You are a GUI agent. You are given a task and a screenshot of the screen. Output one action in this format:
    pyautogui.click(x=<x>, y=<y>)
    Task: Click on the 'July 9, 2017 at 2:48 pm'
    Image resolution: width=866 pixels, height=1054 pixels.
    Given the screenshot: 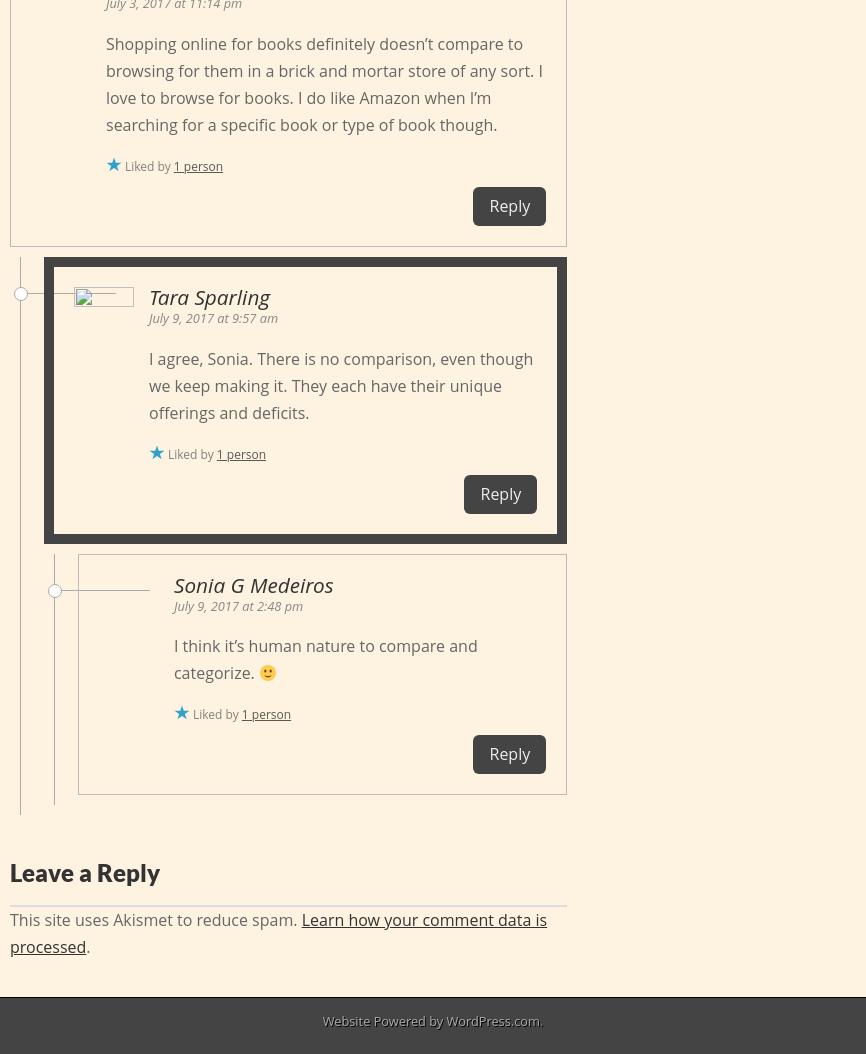 What is the action you would take?
    pyautogui.click(x=237, y=603)
    